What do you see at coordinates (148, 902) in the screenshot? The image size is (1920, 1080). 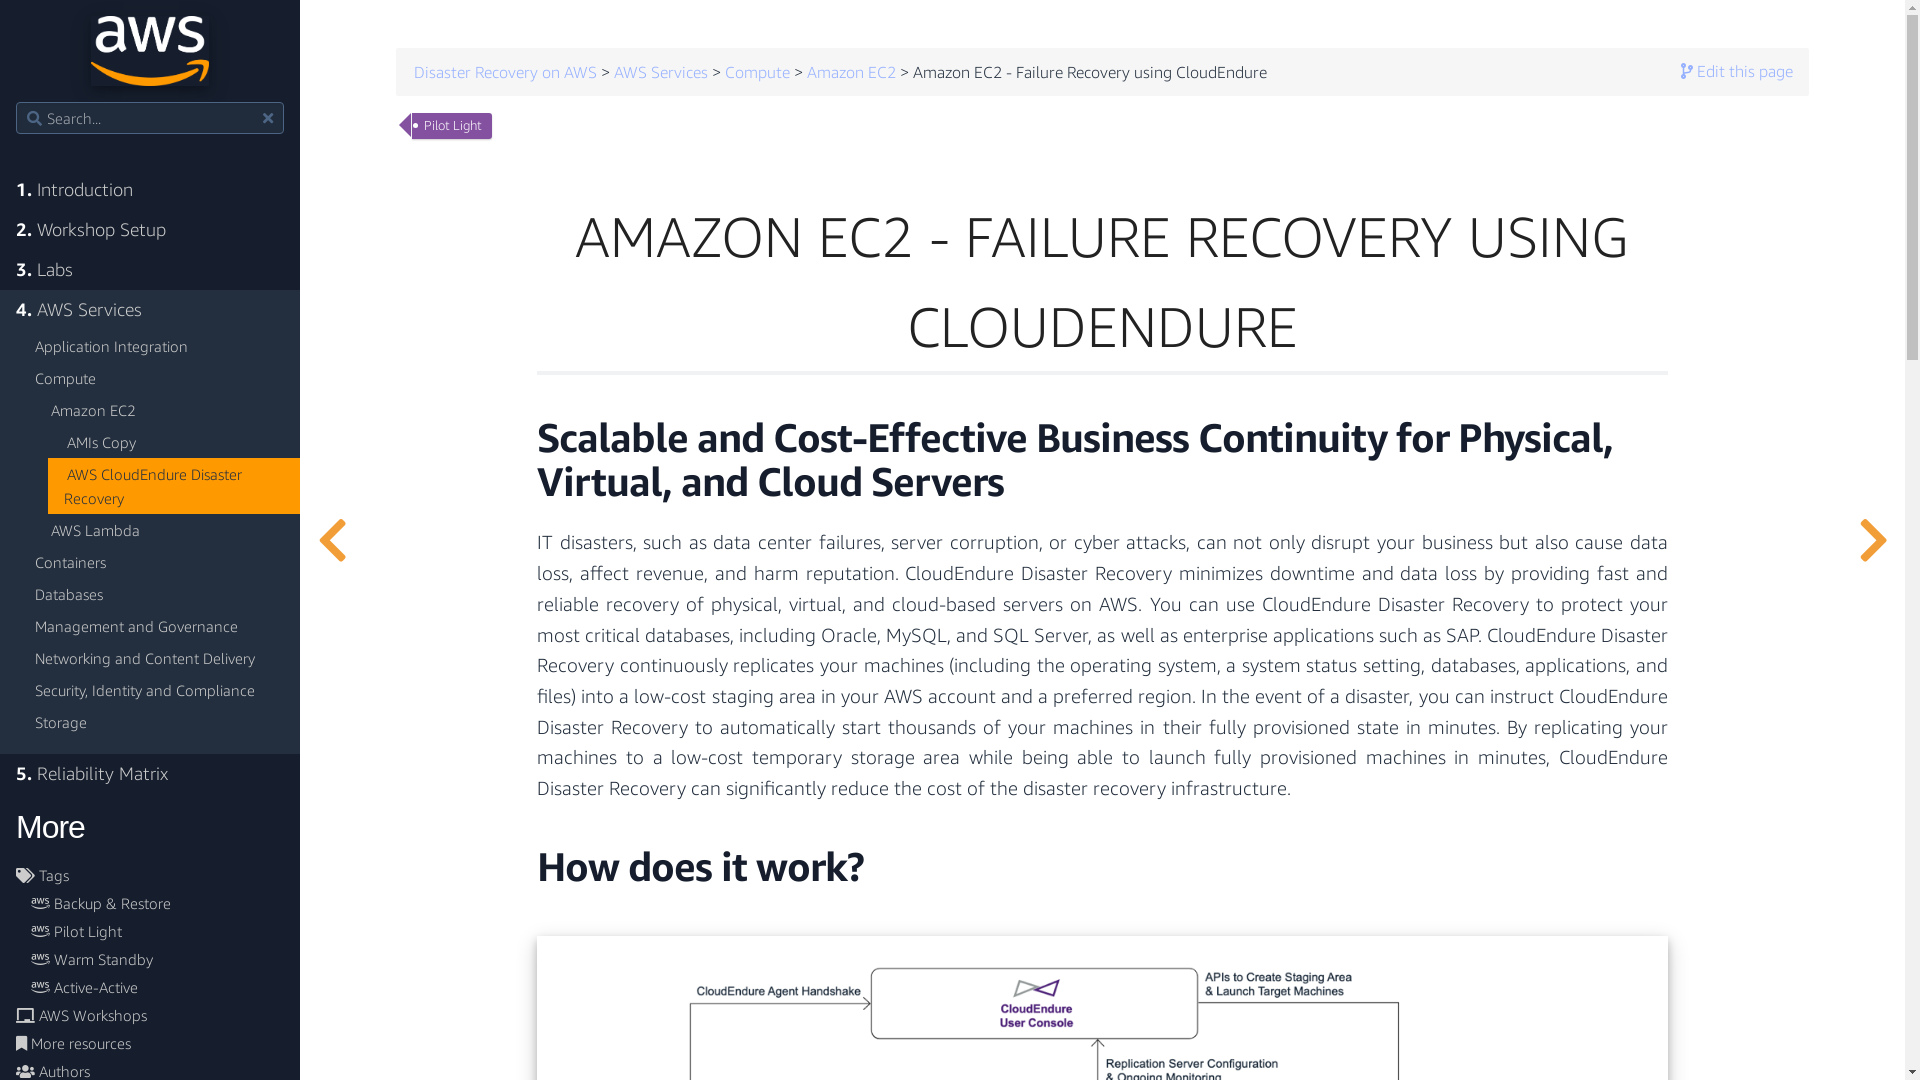 I see `'Backup & Restore'` at bounding box center [148, 902].